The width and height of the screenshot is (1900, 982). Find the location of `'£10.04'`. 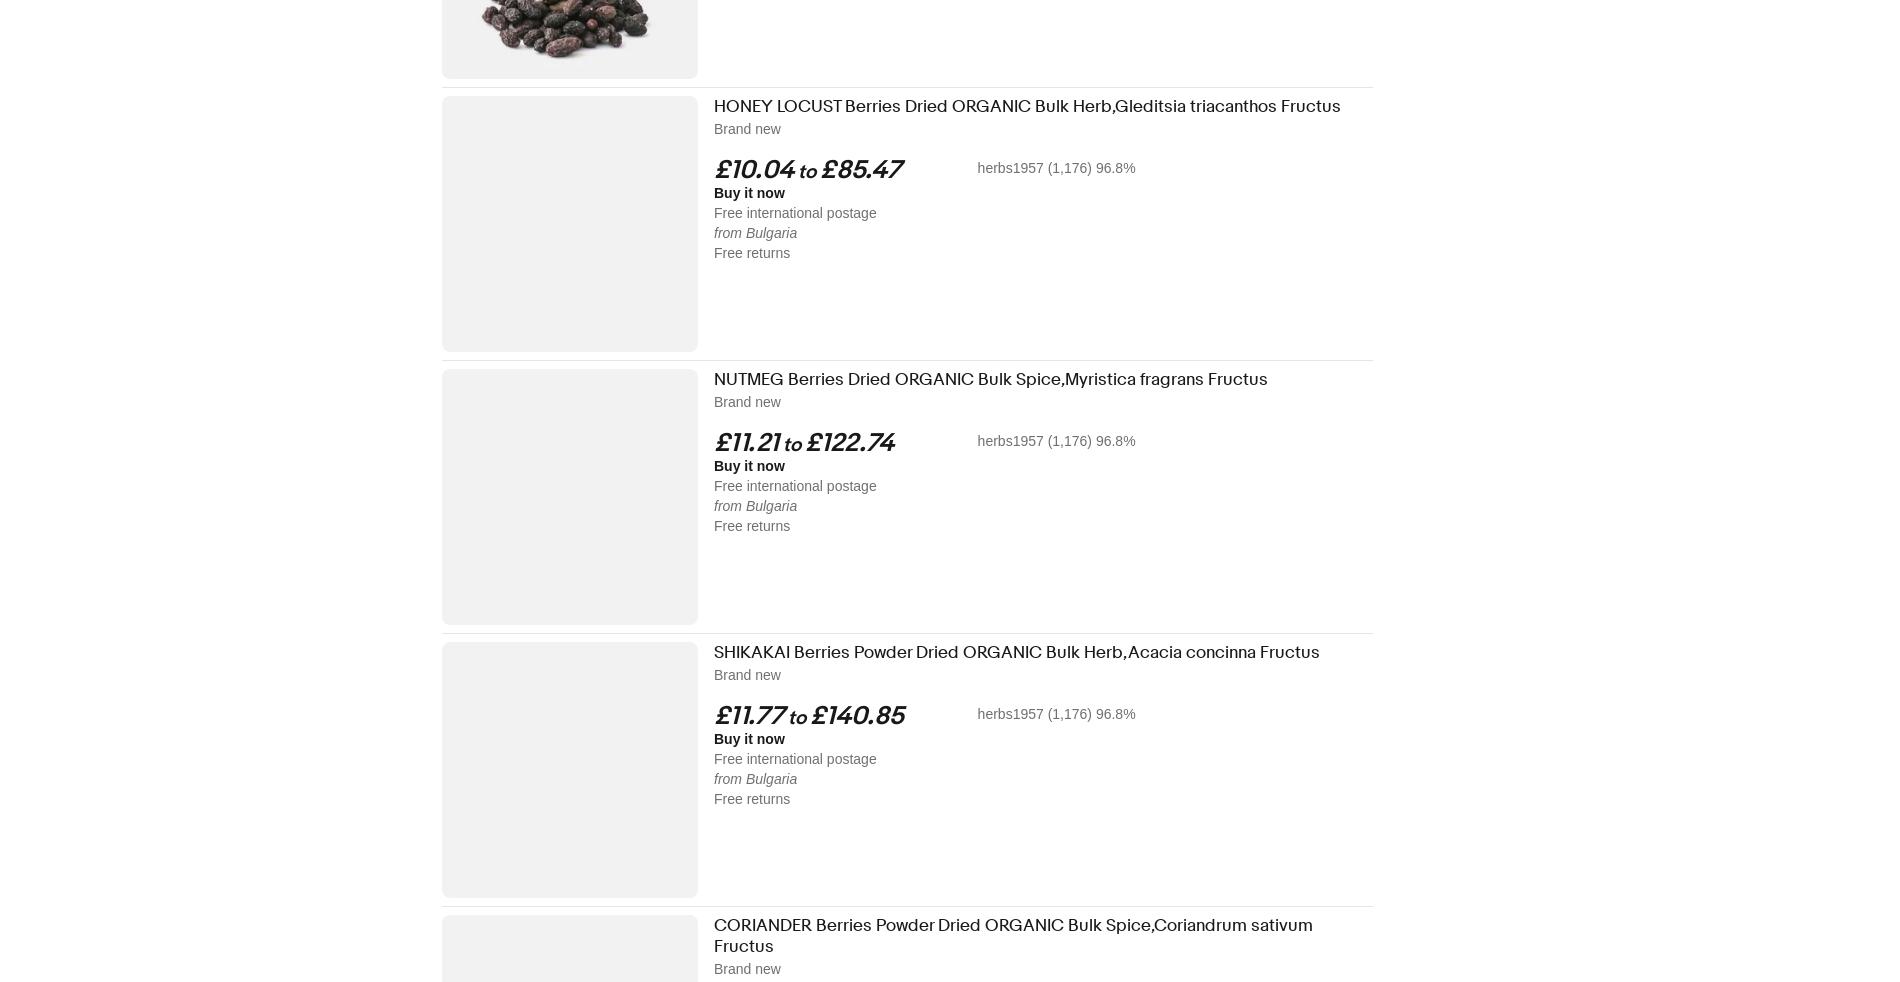

'£10.04' is located at coordinates (752, 169).